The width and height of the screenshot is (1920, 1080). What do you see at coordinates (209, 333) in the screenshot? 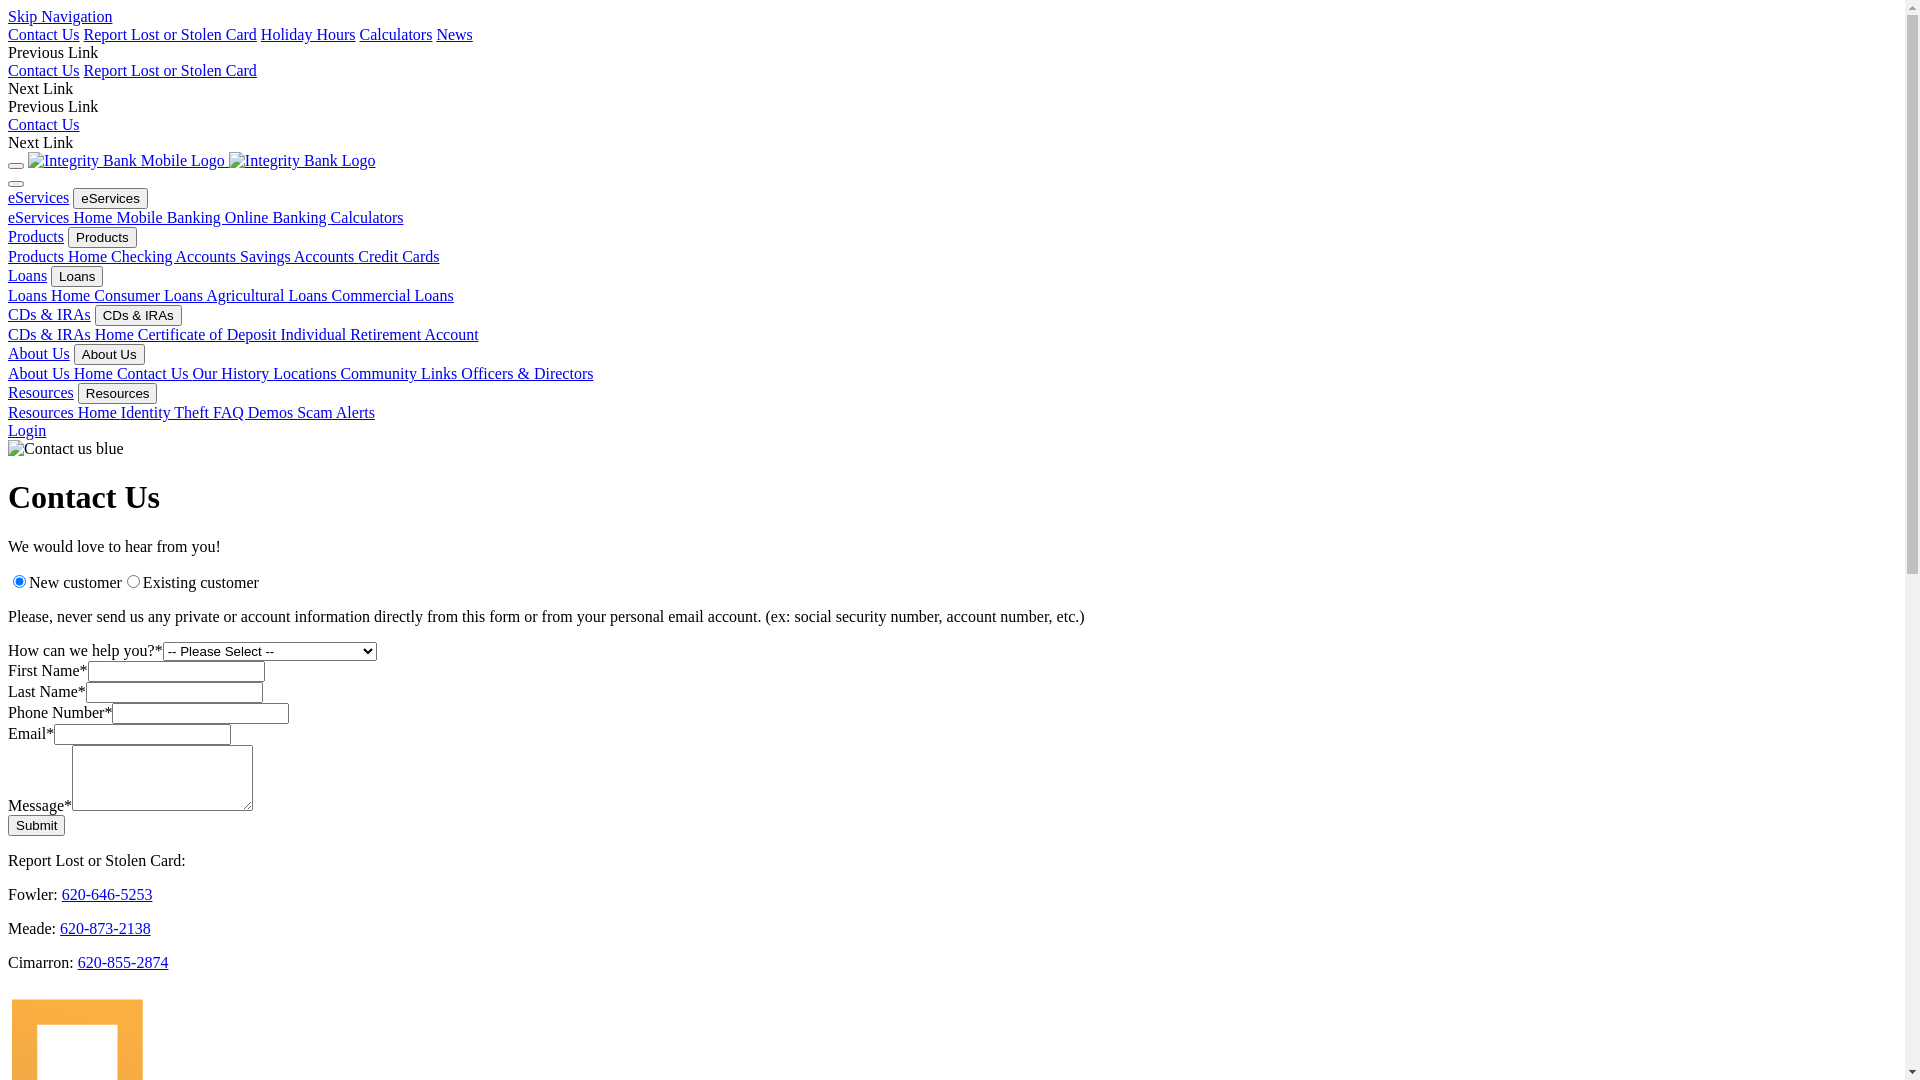
I see `'Certificate of Deposit'` at bounding box center [209, 333].